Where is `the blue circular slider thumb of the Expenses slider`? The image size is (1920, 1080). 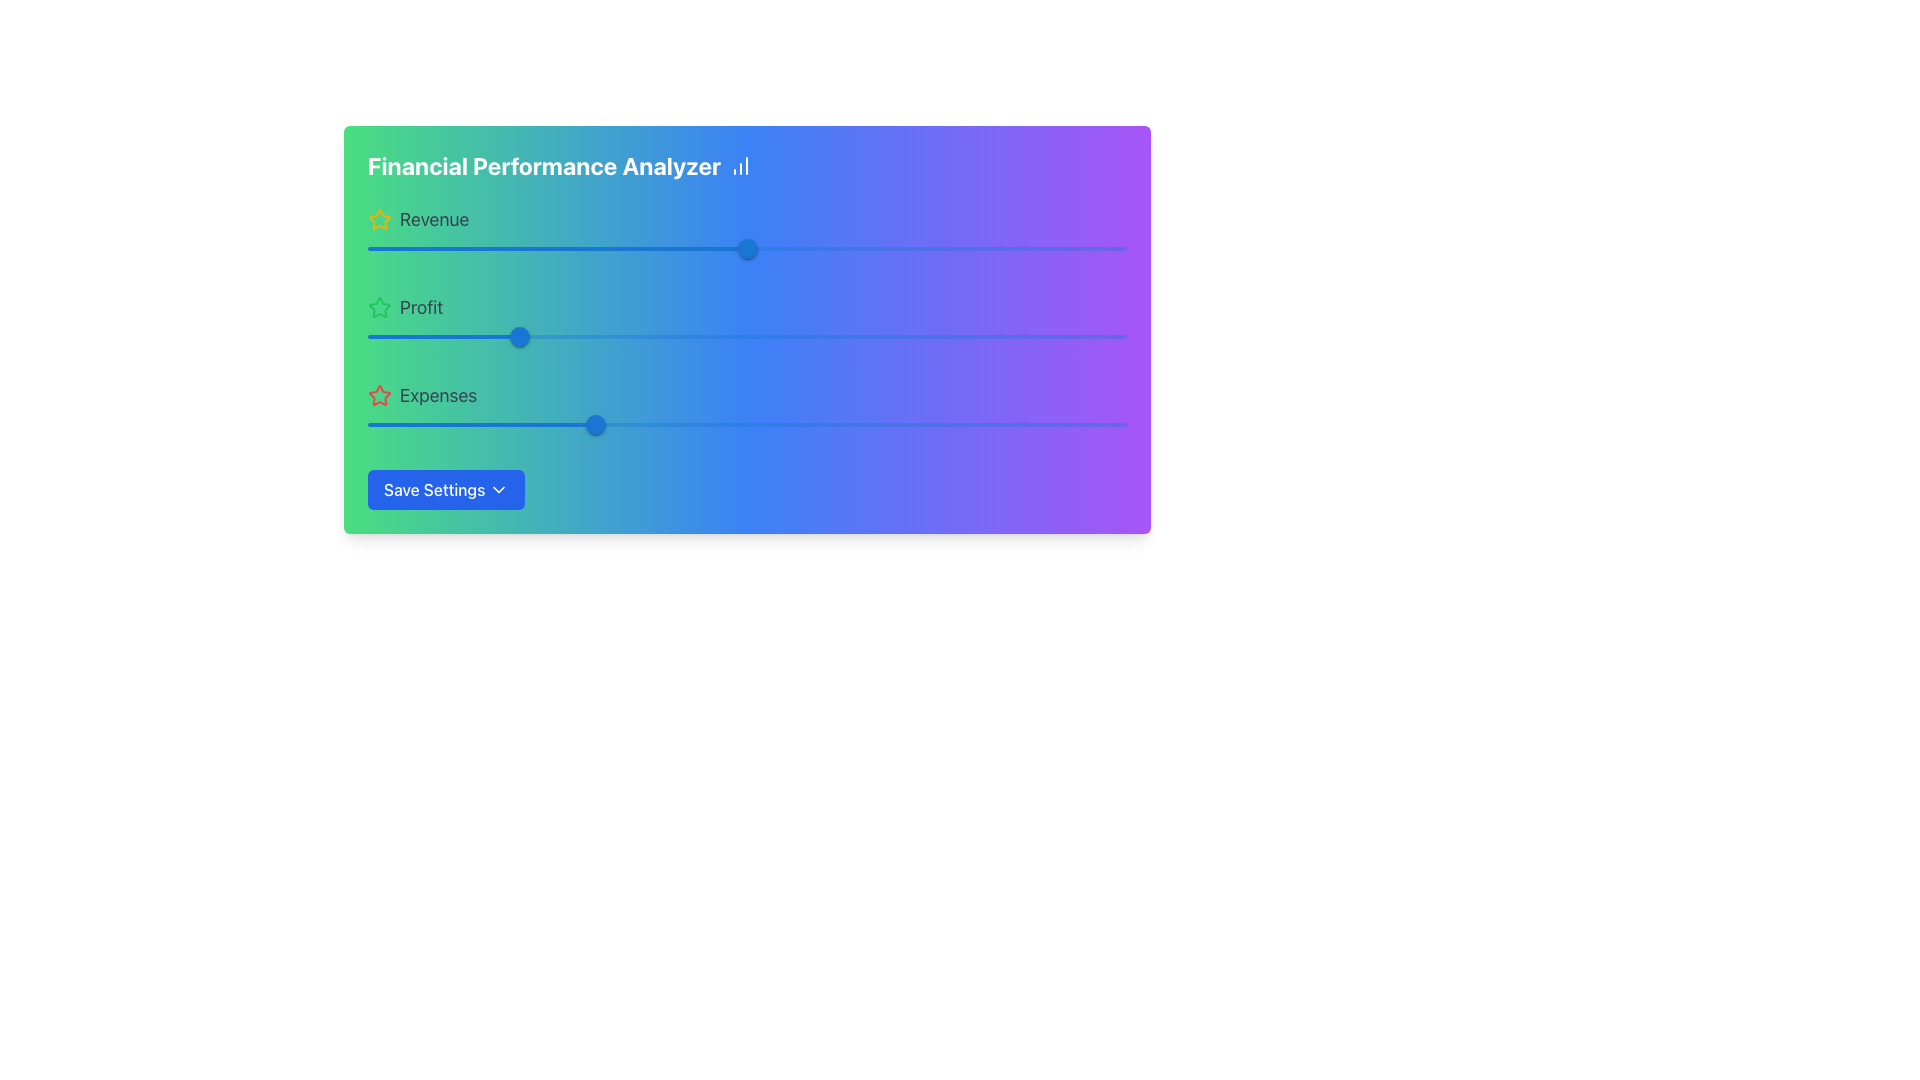
the blue circular slider thumb of the Expenses slider is located at coordinates (594, 423).